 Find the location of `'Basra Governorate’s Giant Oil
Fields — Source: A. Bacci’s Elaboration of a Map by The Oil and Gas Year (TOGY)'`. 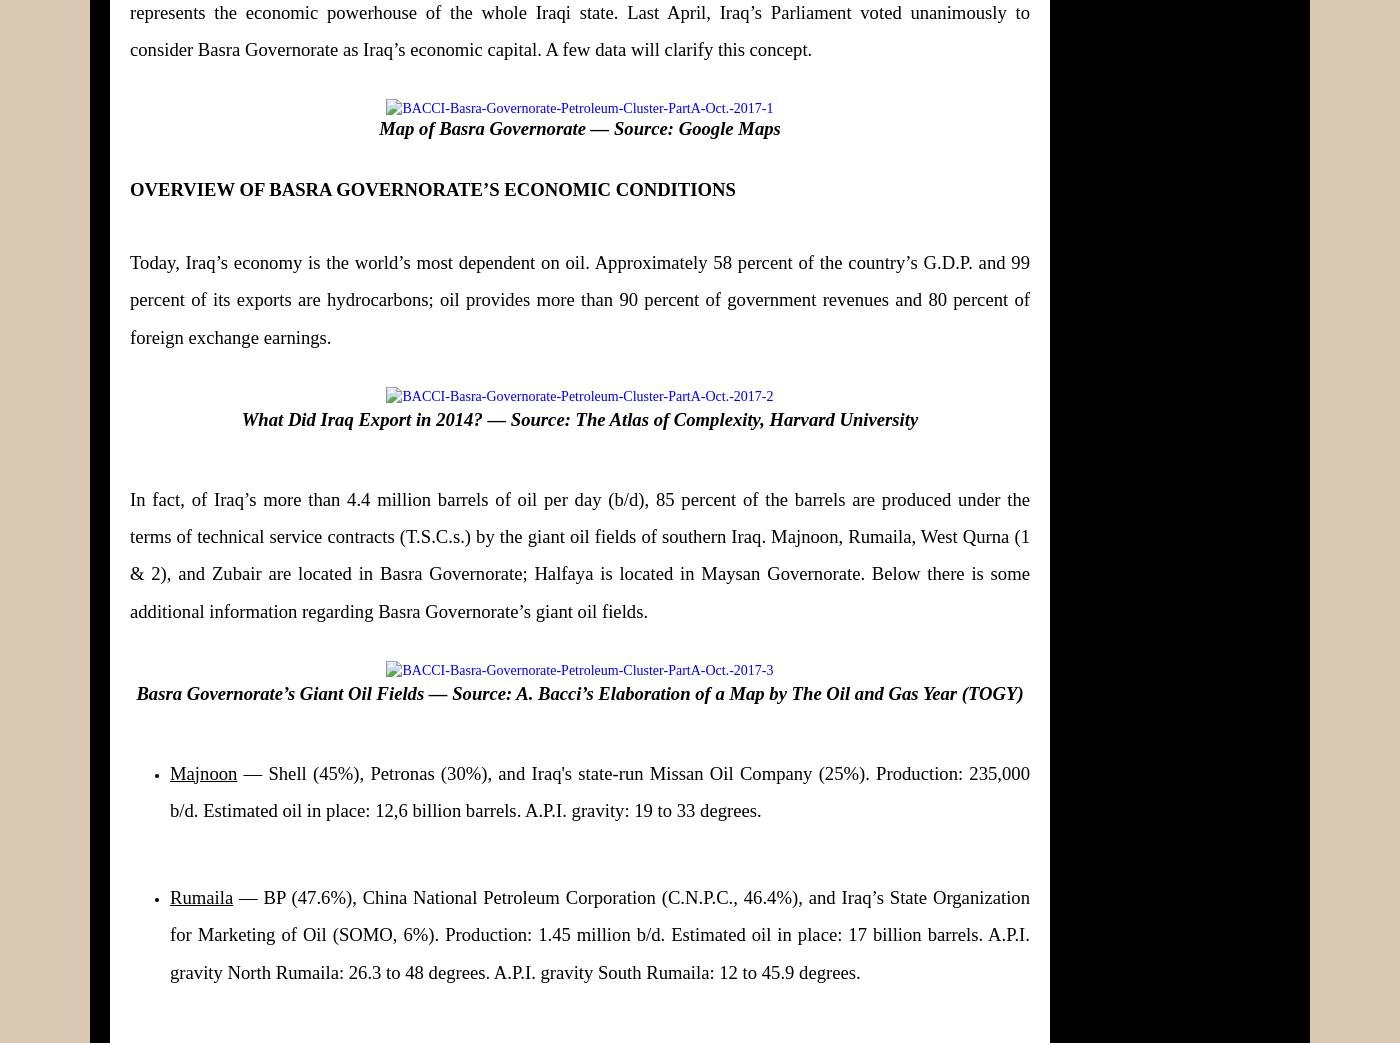

'Basra Governorate’s Giant Oil
Fields — Source: A. Bacci’s Elaboration of a Map by The Oil and Gas Year (TOGY)' is located at coordinates (579, 693).